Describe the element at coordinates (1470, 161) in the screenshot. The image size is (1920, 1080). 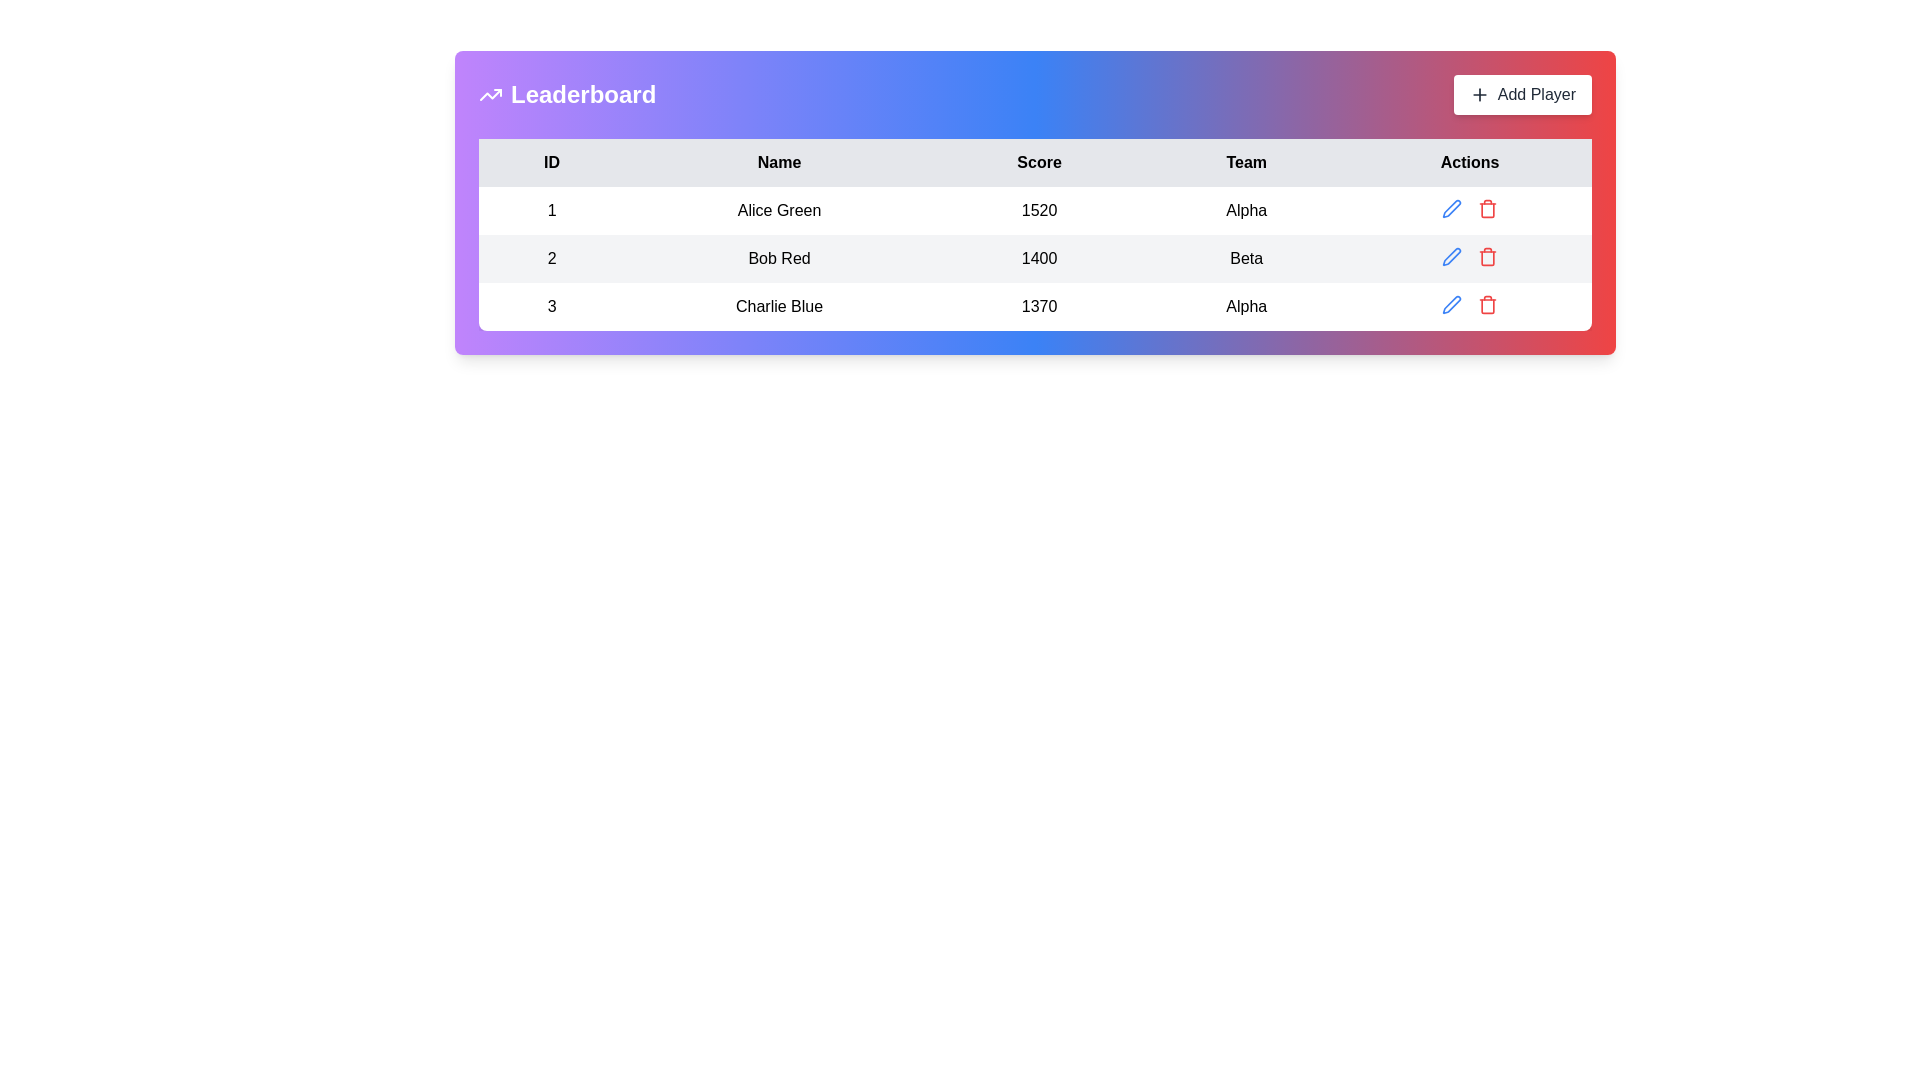
I see `the Text label in the header row of the table, which is the last column on the right, adjacent to the 'Team' header` at that location.